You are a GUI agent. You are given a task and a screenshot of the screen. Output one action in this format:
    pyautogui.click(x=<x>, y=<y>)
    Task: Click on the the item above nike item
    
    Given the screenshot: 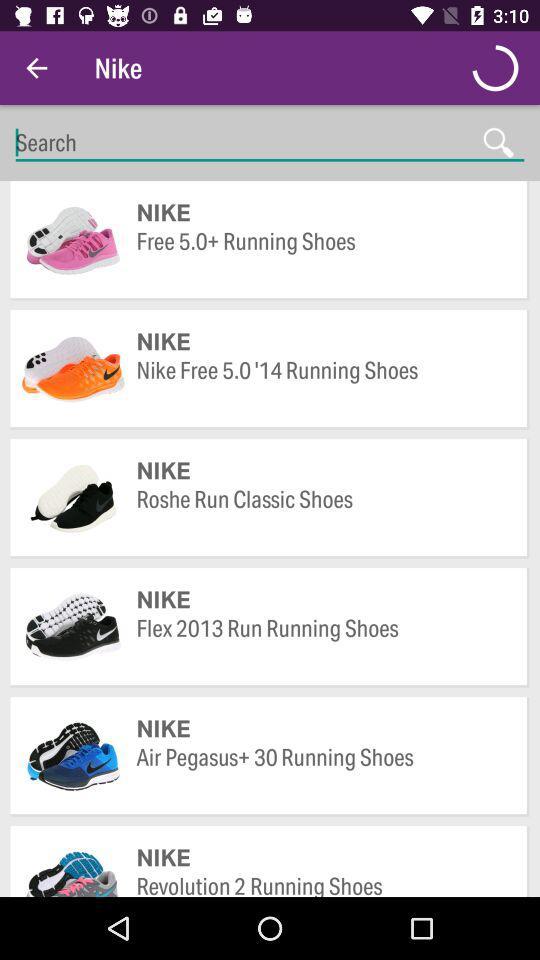 What is the action you would take?
    pyautogui.click(x=322, y=771)
    